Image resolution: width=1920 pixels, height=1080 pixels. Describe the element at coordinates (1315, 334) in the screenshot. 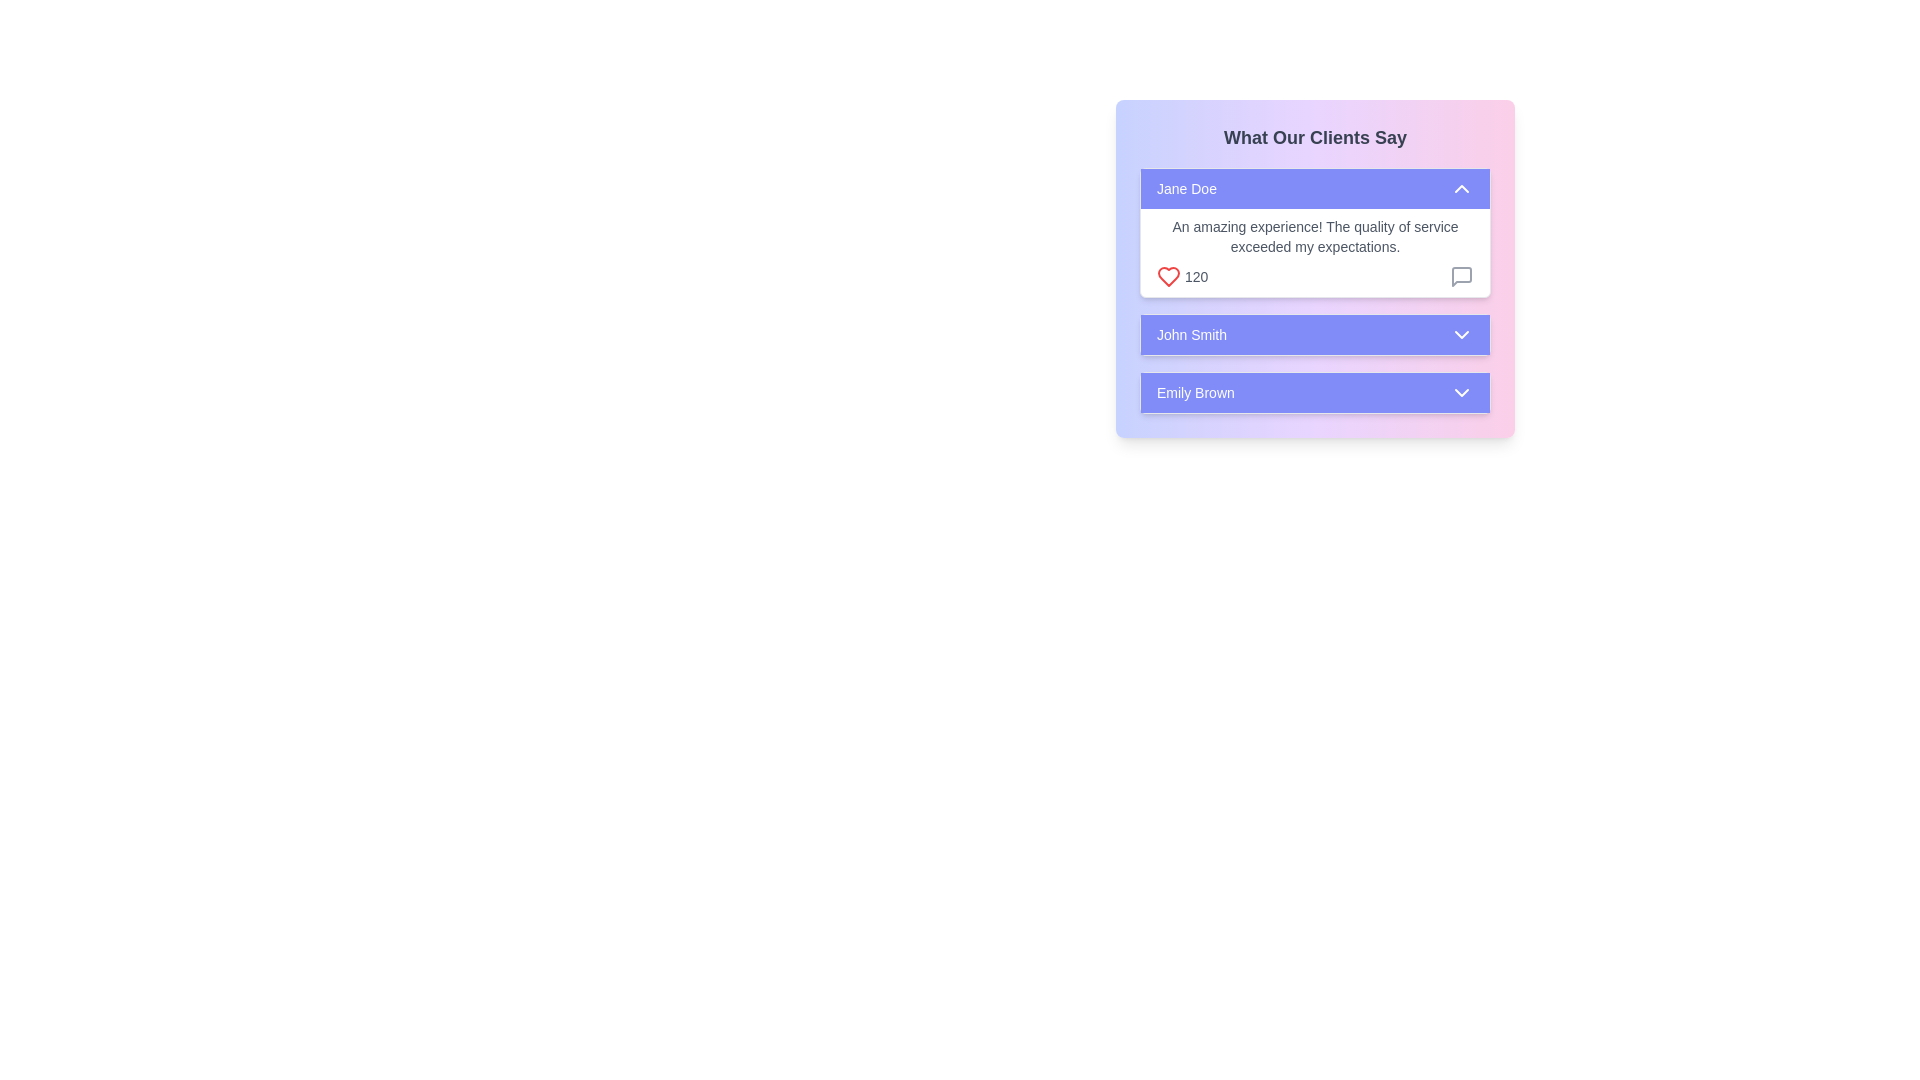

I see `the button with a violet background labeled 'John Smith'` at that location.